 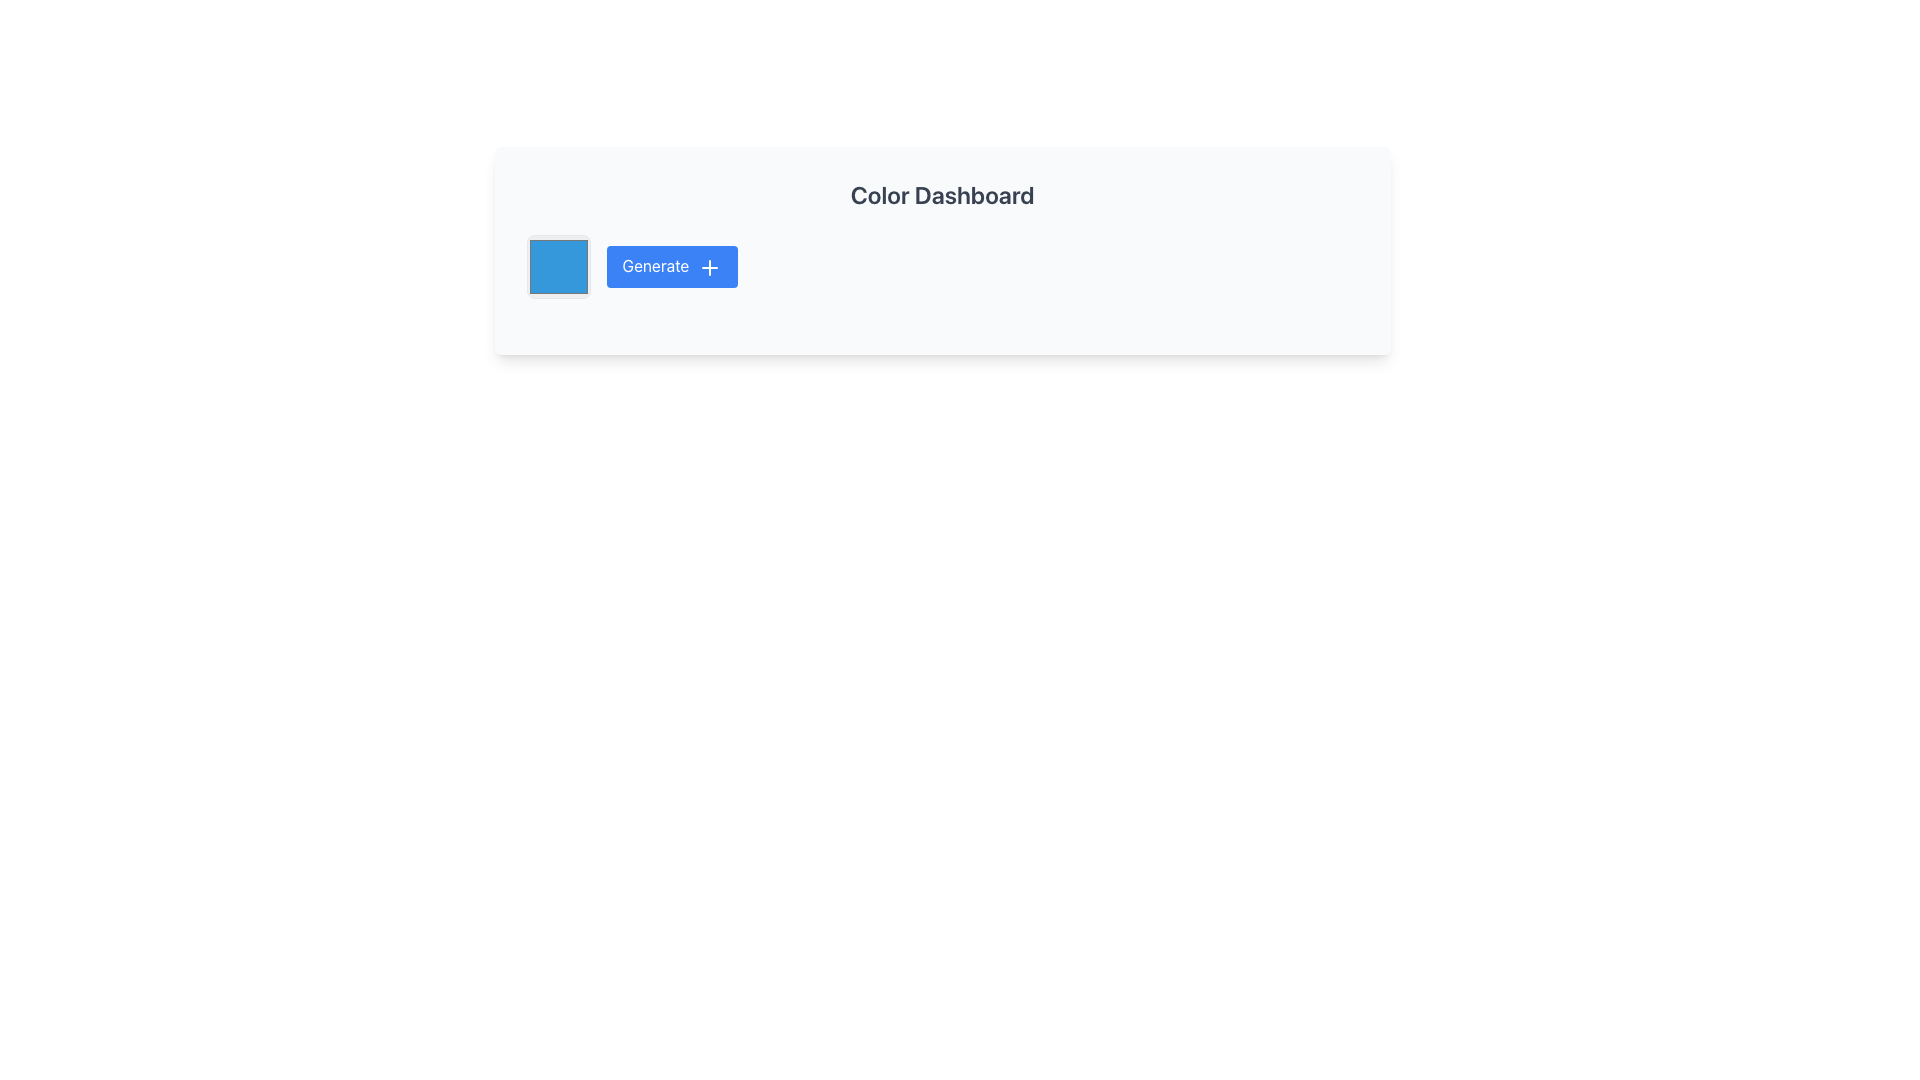 What do you see at coordinates (709, 266) in the screenshot?
I see `the icon located to the right of the 'Generate' text within the 'Generate' button` at bounding box center [709, 266].